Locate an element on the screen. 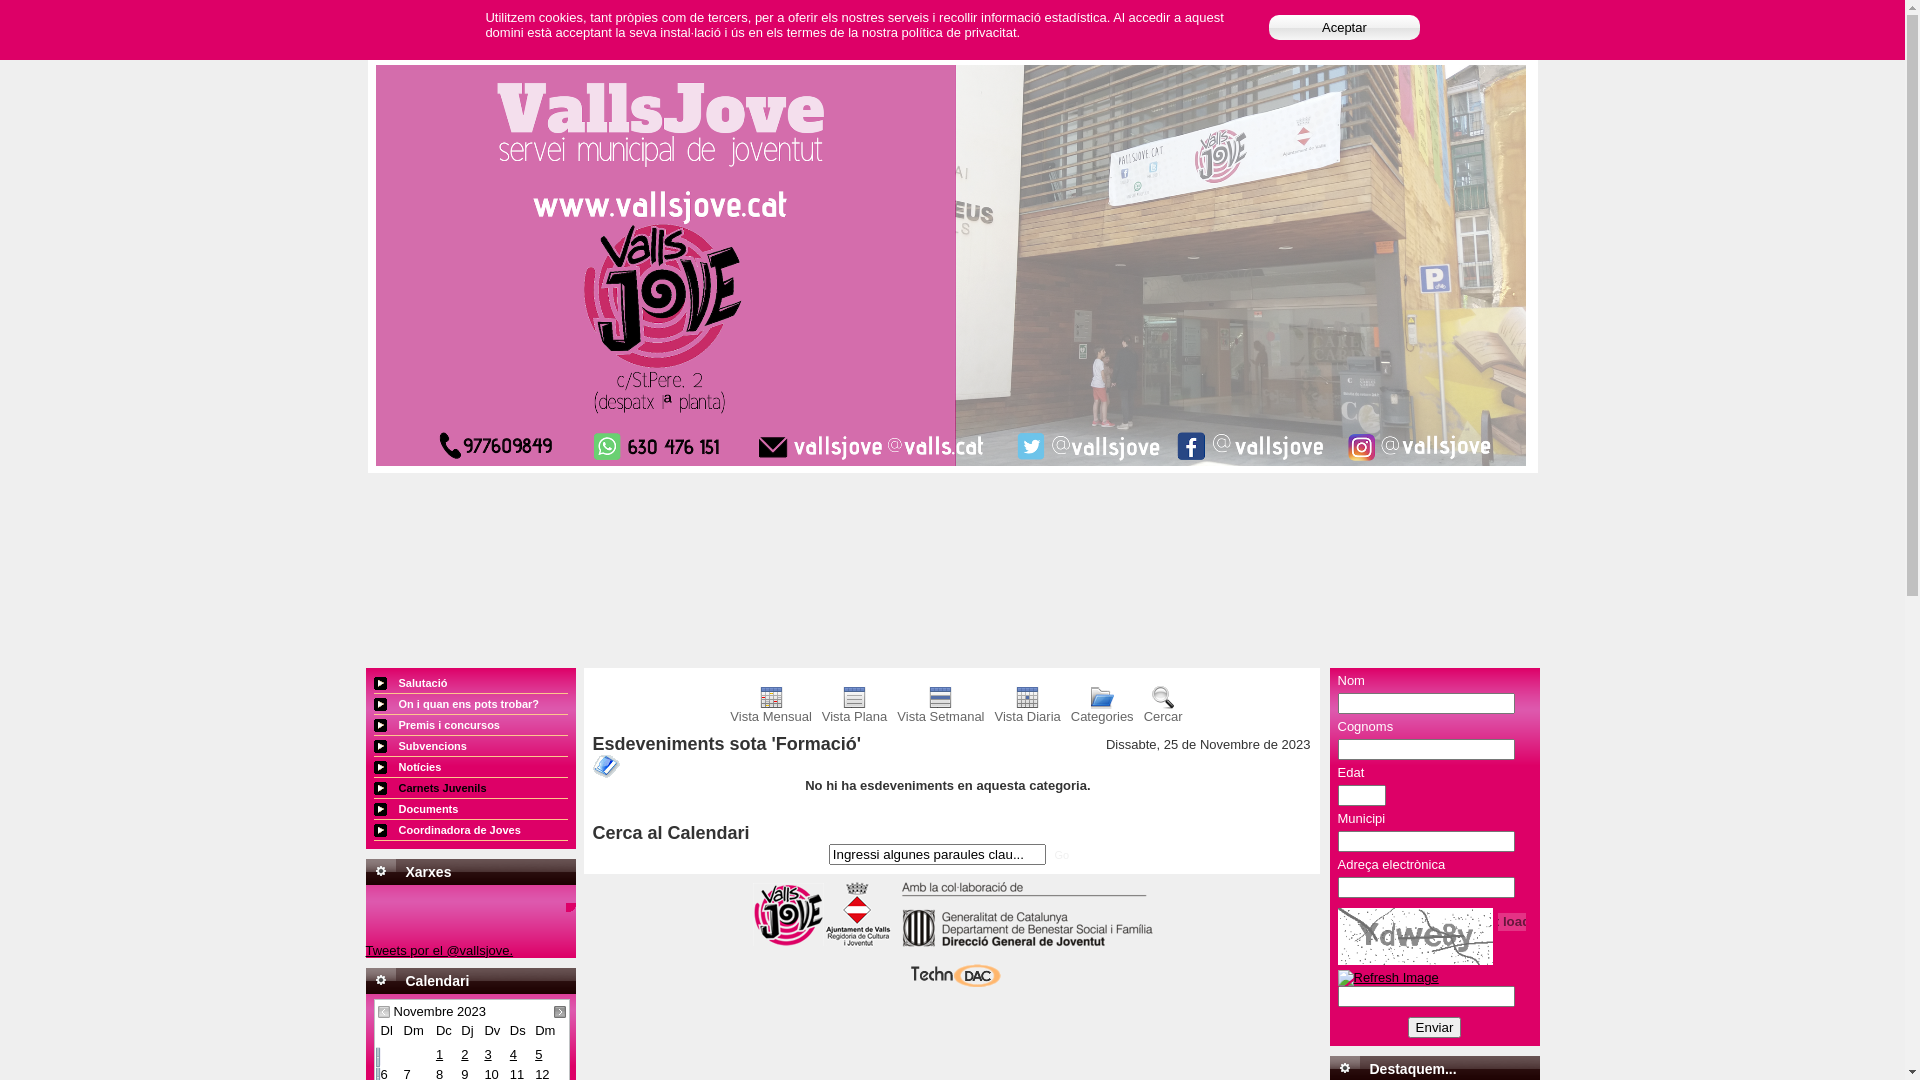 This screenshot has width=1920, height=1080. 'Tweets por el @vallsjove.' is located at coordinates (365, 949).